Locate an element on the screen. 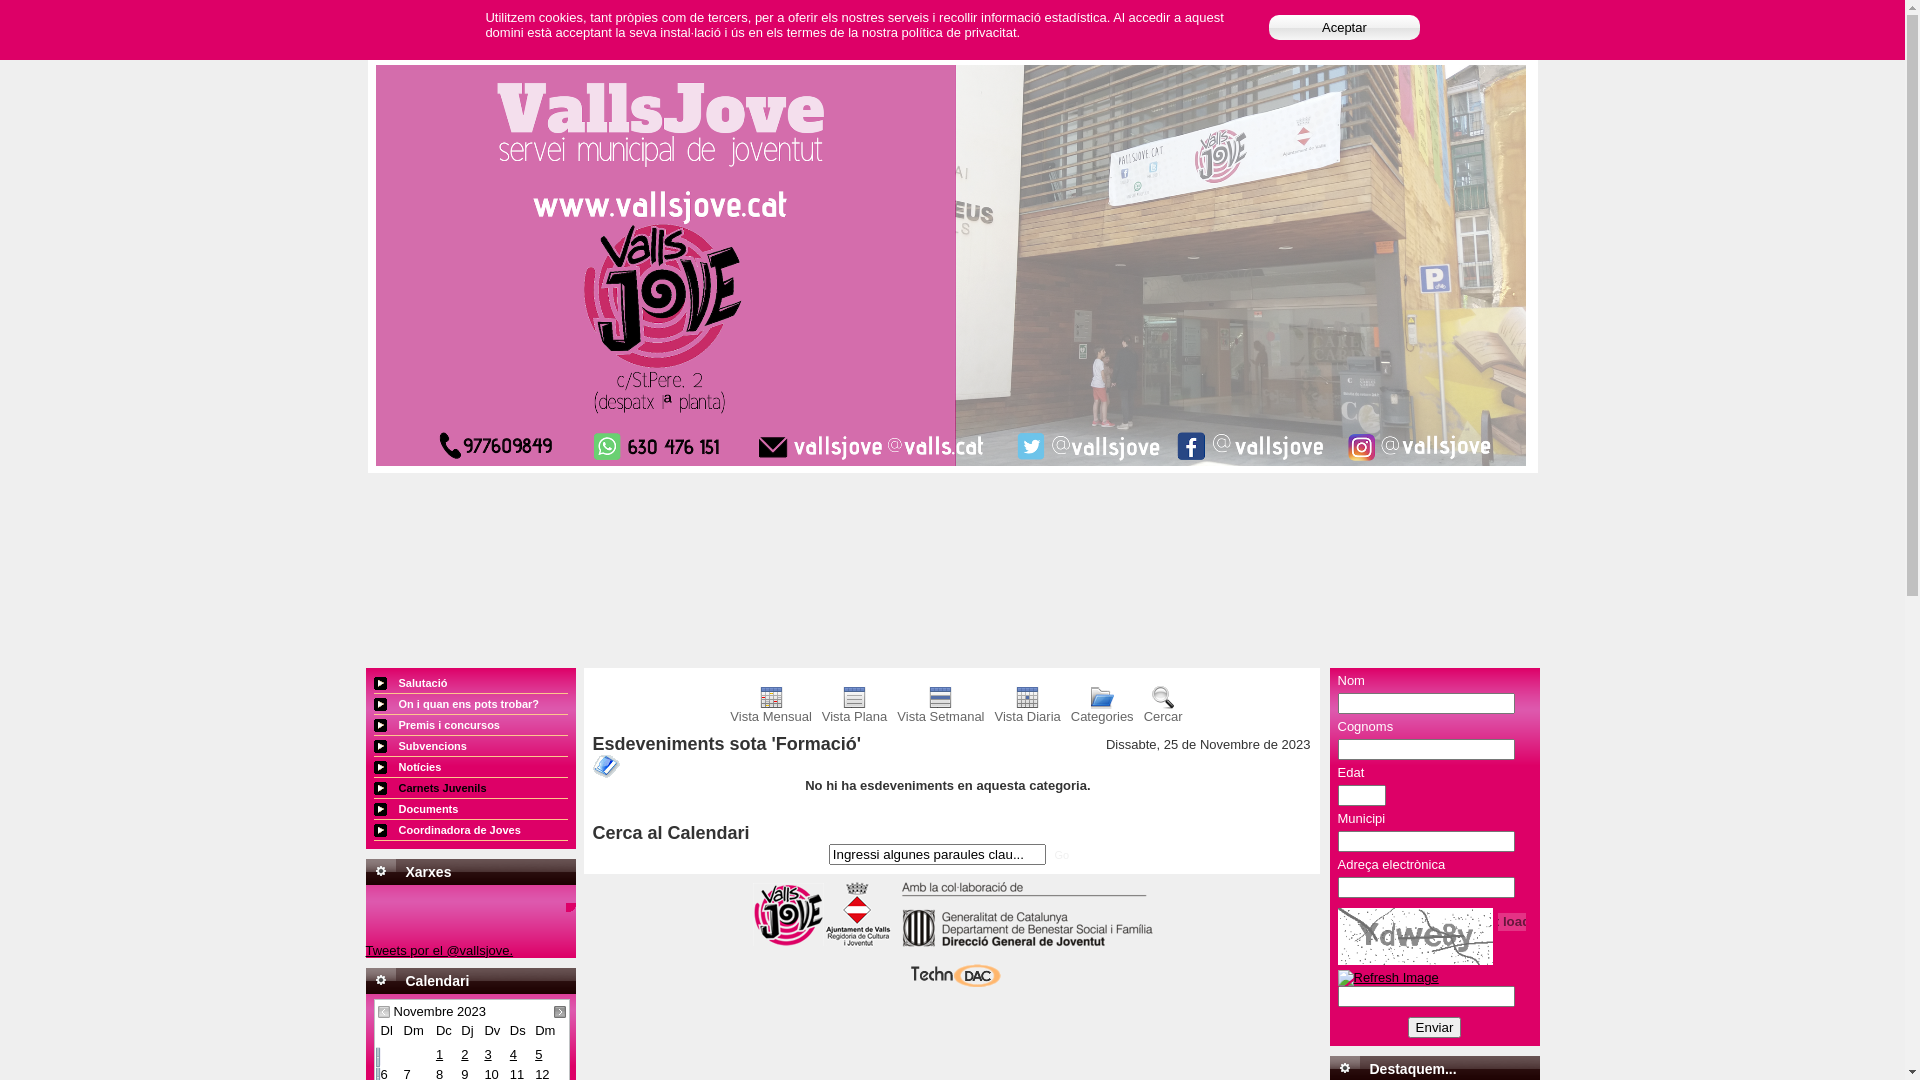 This screenshot has width=1920, height=1080. 'Tweets por el @vallsjove.' is located at coordinates (365, 949).